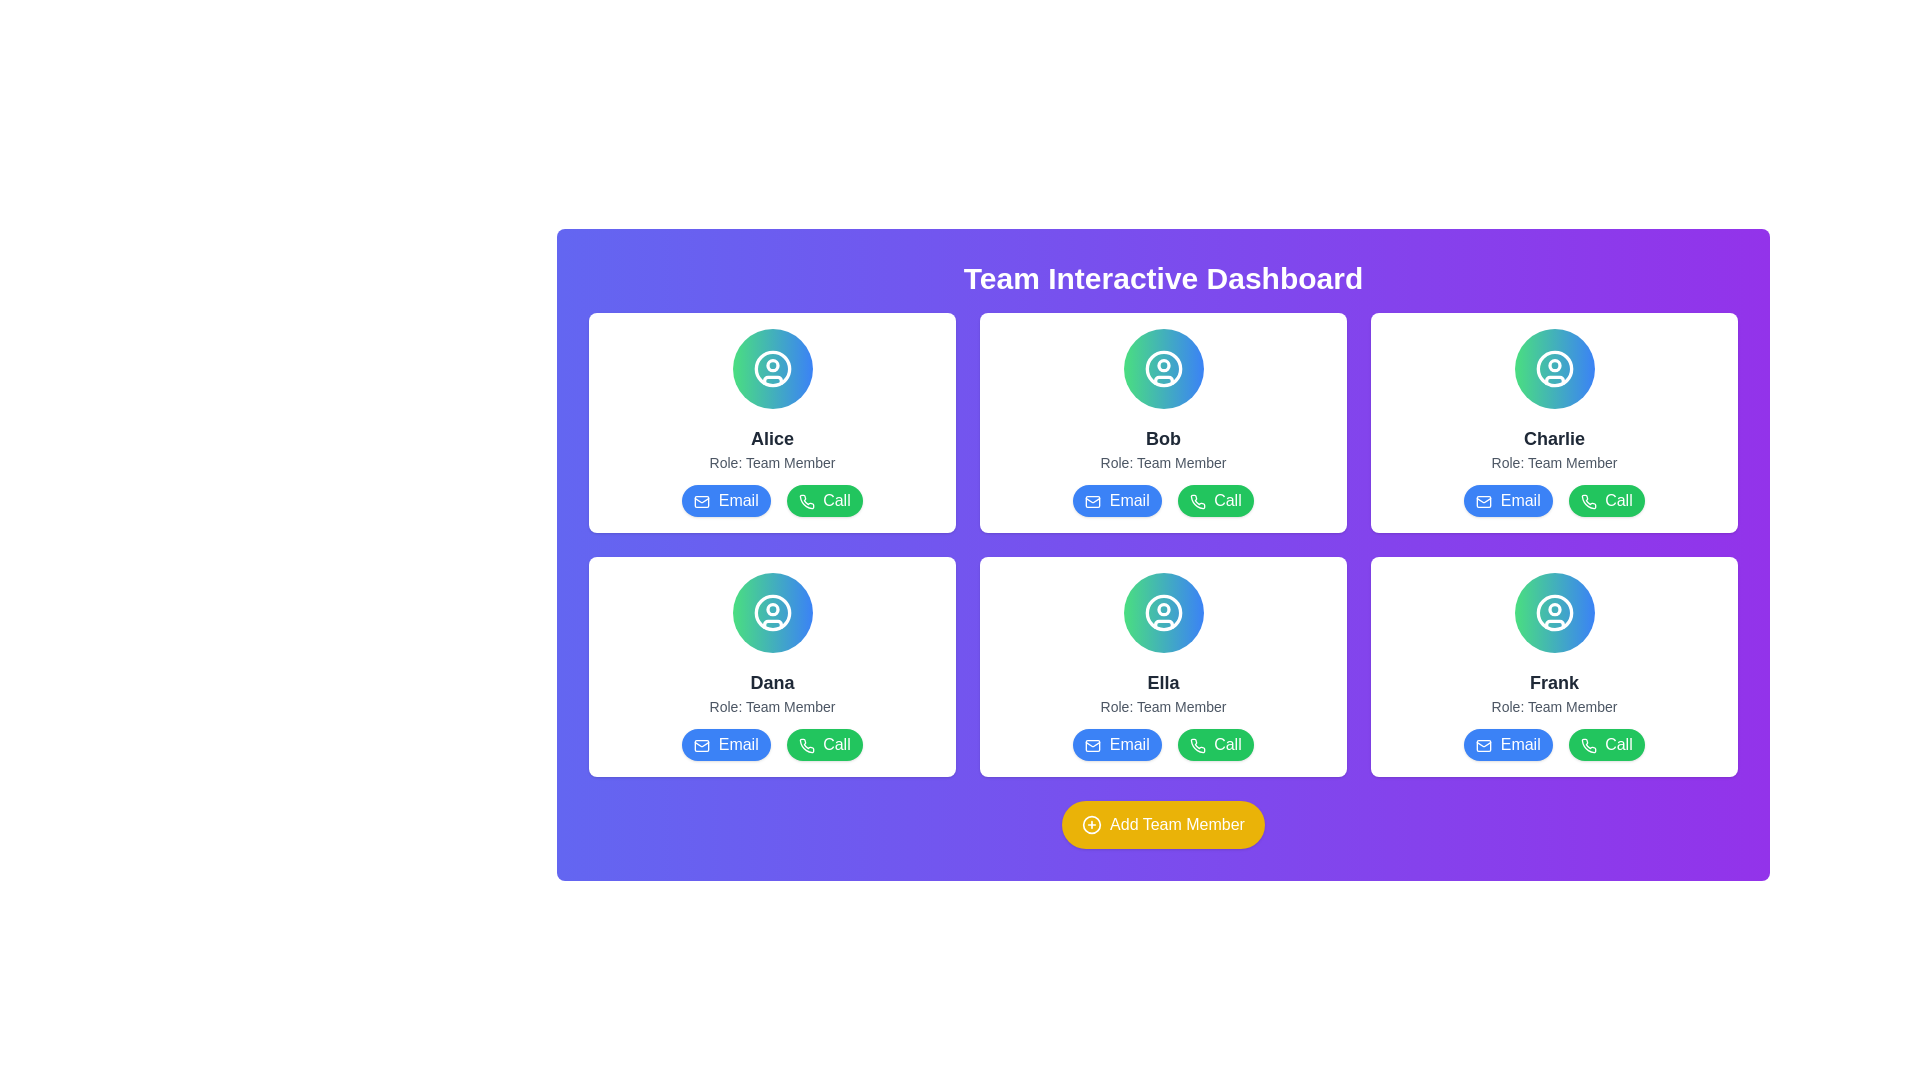  Describe the element at coordinates (824, 744) in the screenshot. I see `the green 'Call' button with white text and a phone icon, which is the second button in the group located beneath the 'Dana' profile card` at that location.